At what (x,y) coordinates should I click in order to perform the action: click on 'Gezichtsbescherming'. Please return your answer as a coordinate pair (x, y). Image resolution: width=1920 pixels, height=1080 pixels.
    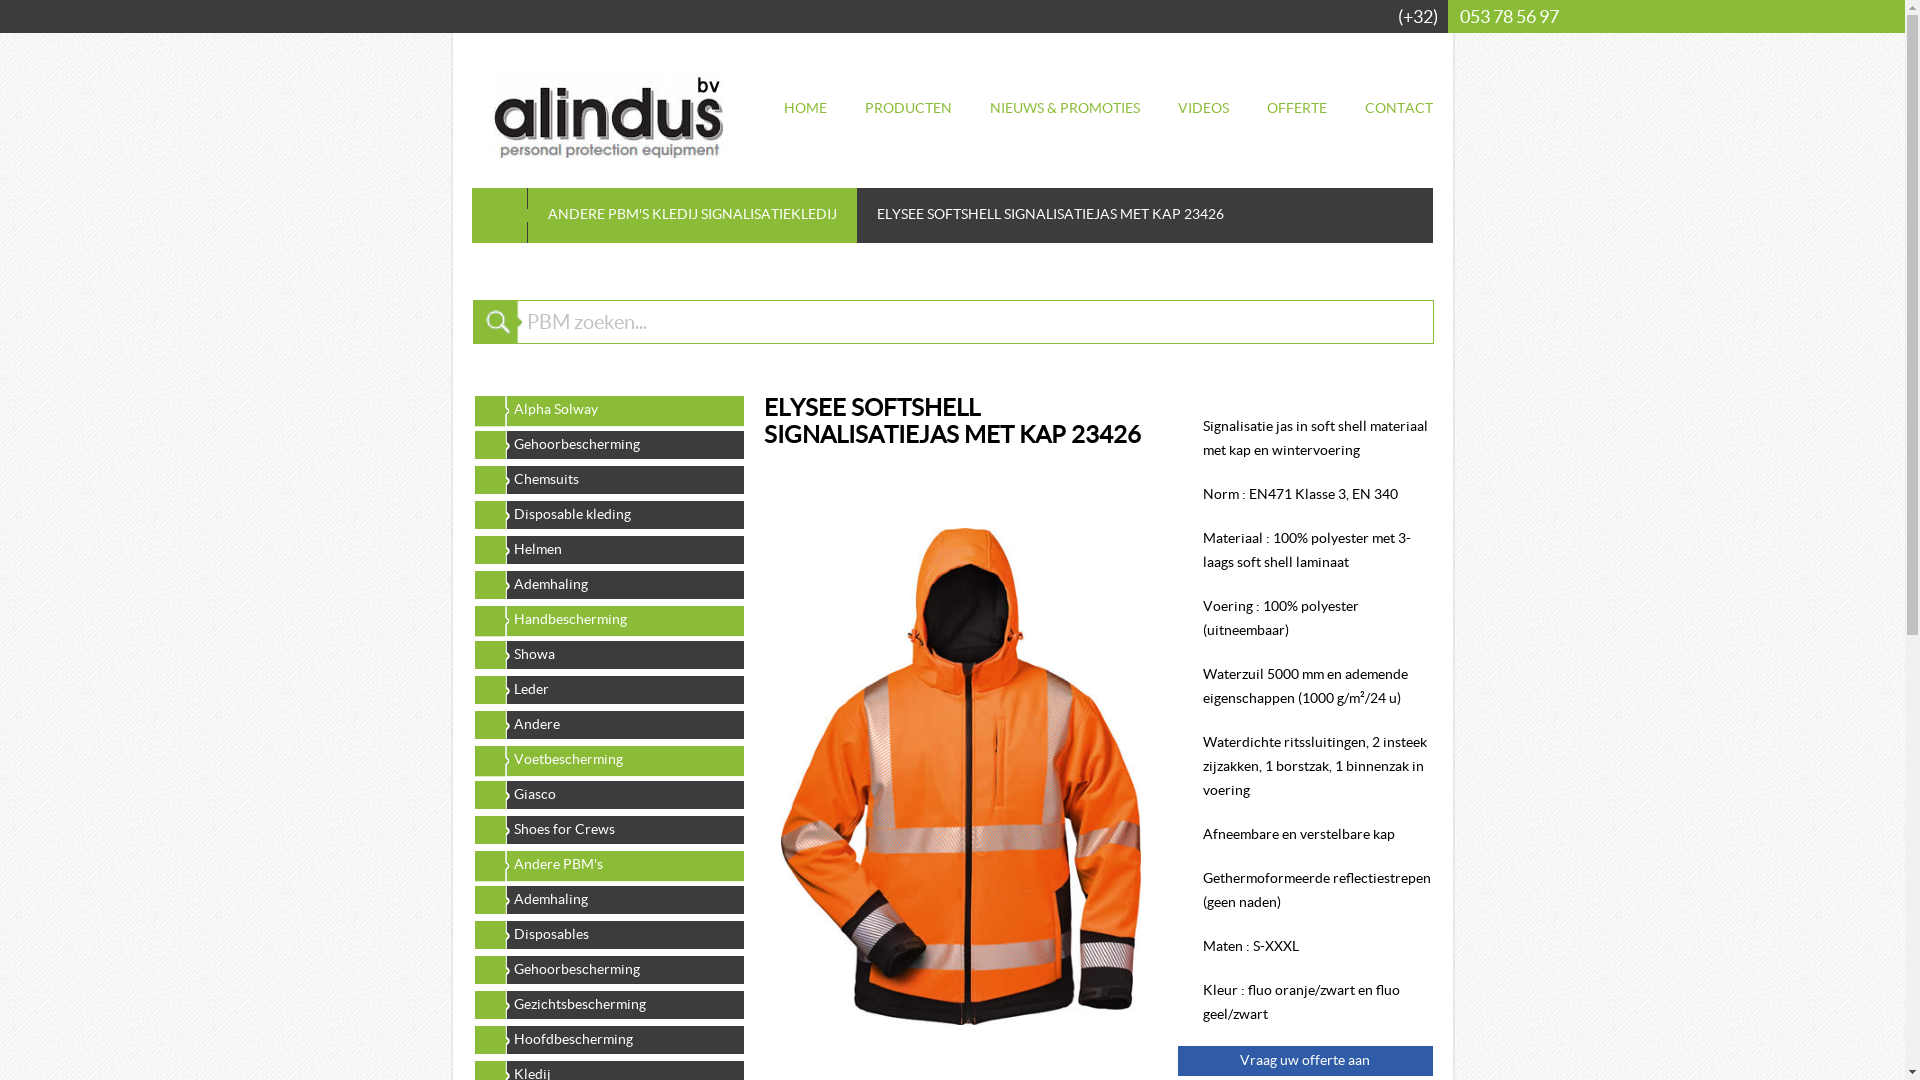
    Looking at the image, I should click on (606, 1003).